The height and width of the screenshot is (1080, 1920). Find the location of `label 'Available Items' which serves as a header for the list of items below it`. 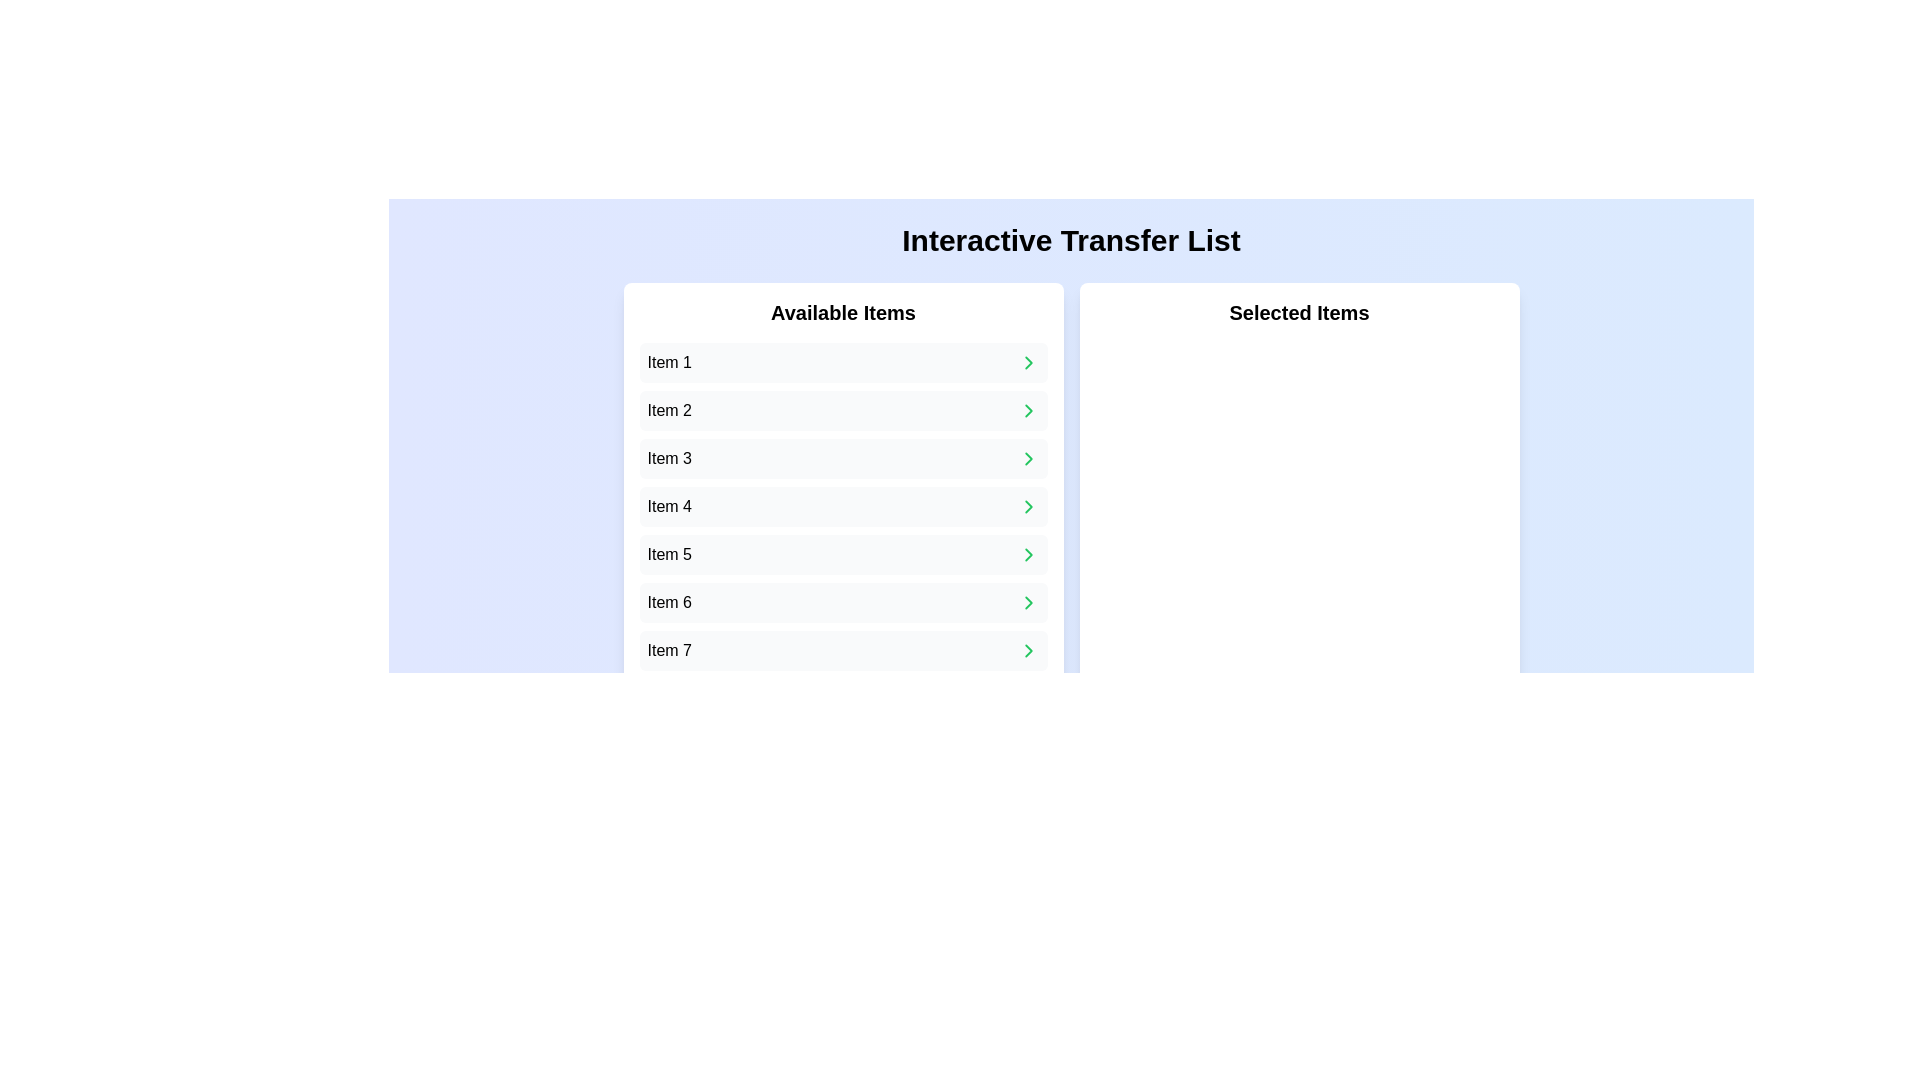

label 'Available Items' which serves as a header for the list of items below it is located at coordinates (843, 312).